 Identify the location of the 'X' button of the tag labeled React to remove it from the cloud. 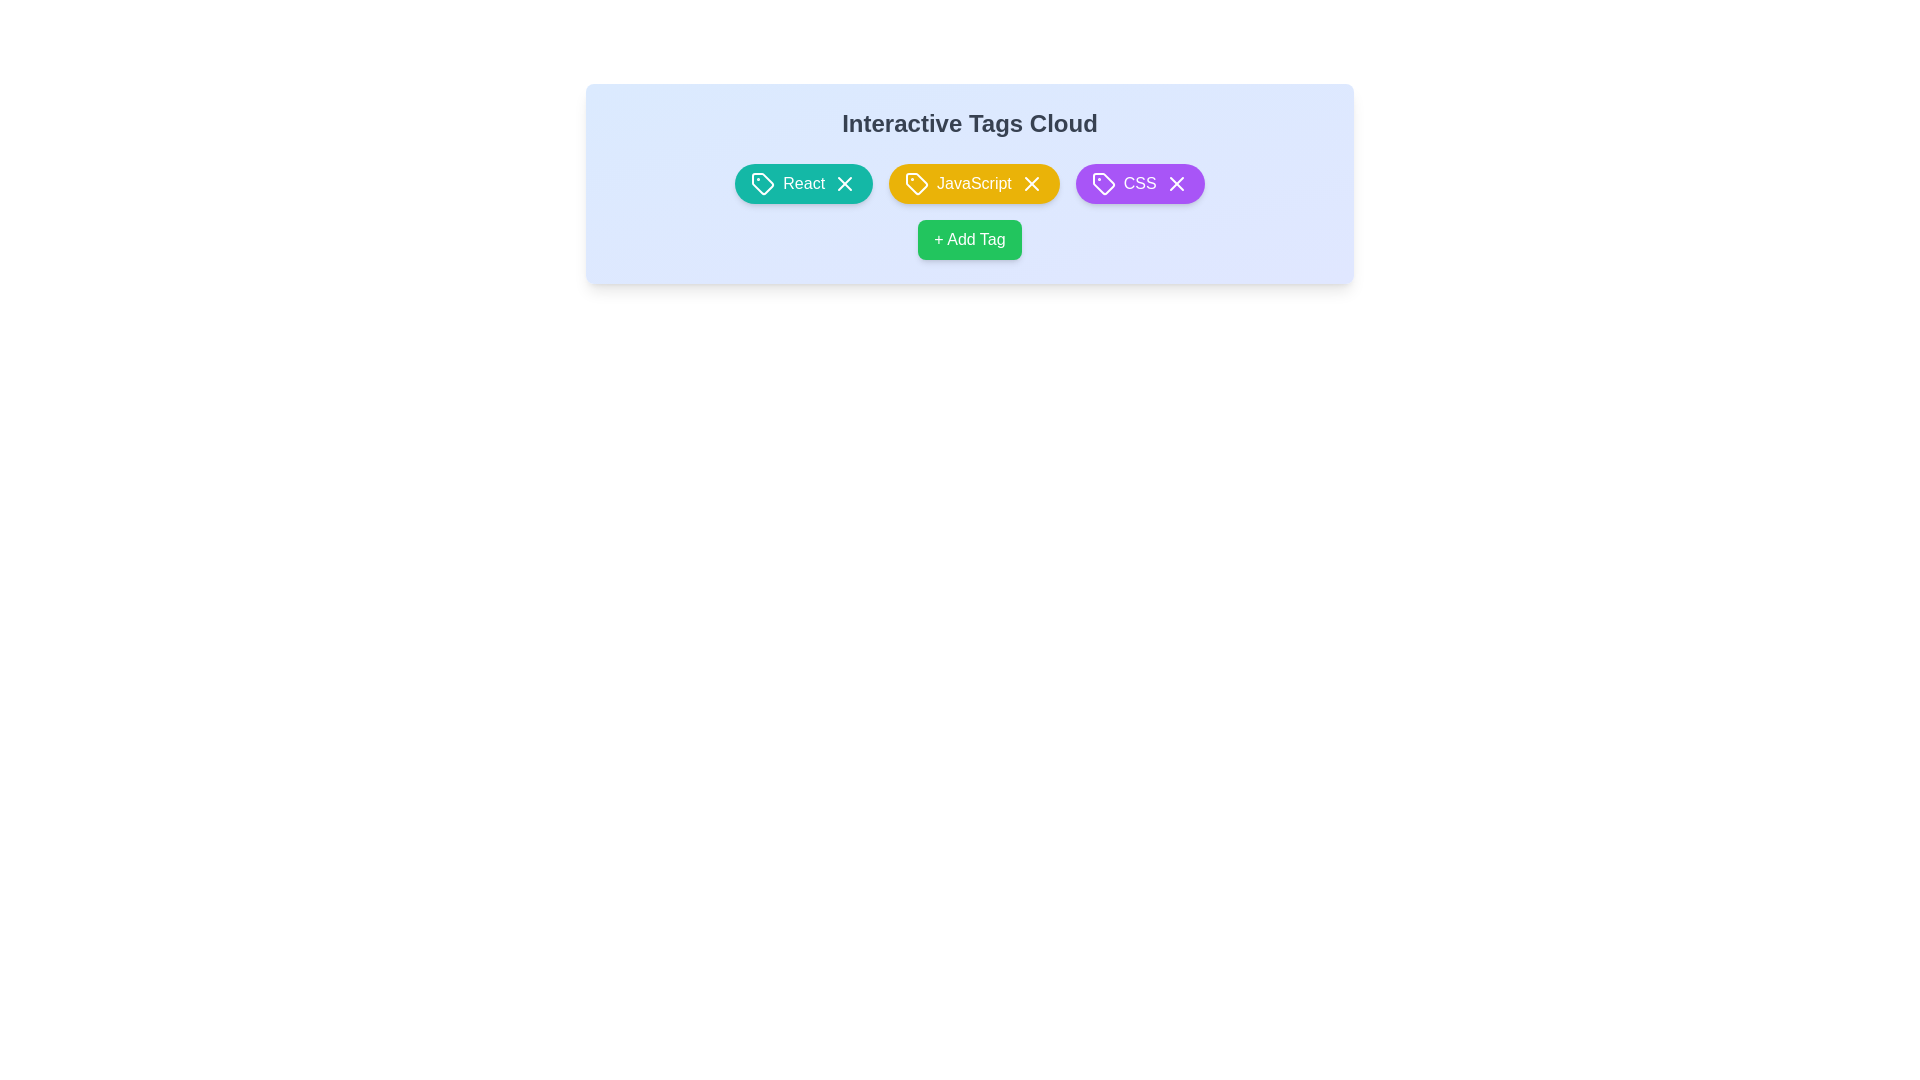
(845, 184).